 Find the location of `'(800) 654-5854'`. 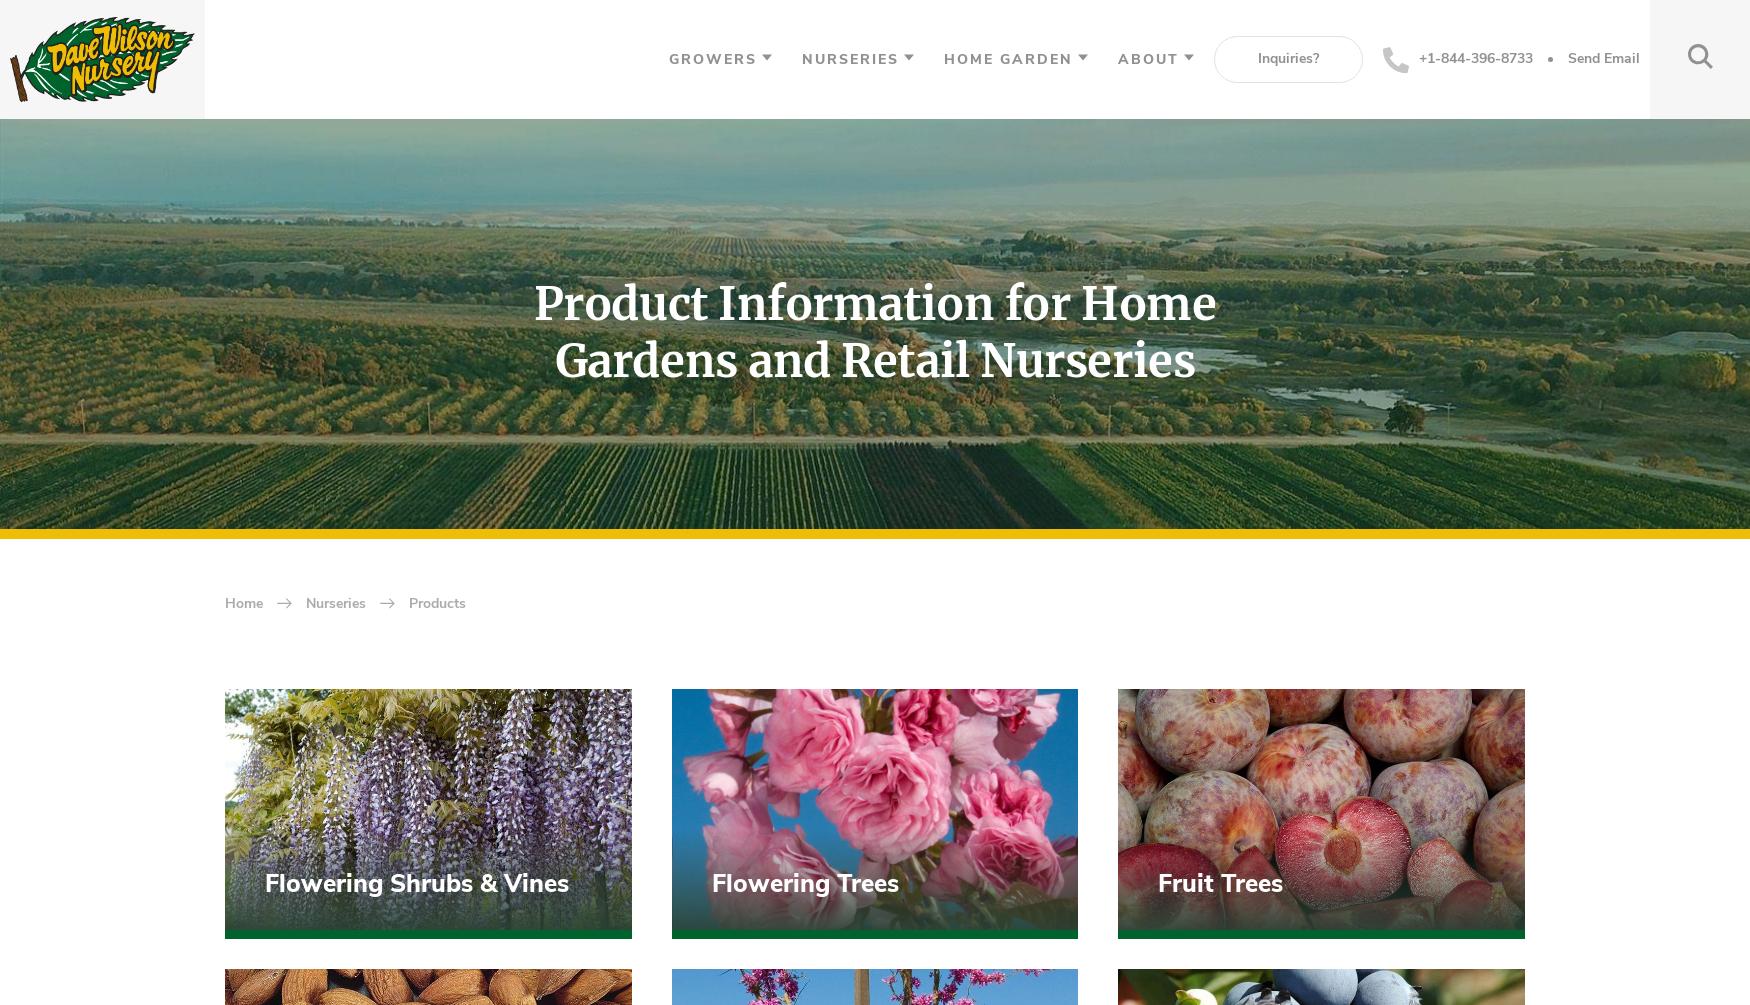

'(800) 654-5854' is located at coordinates (352, 890).